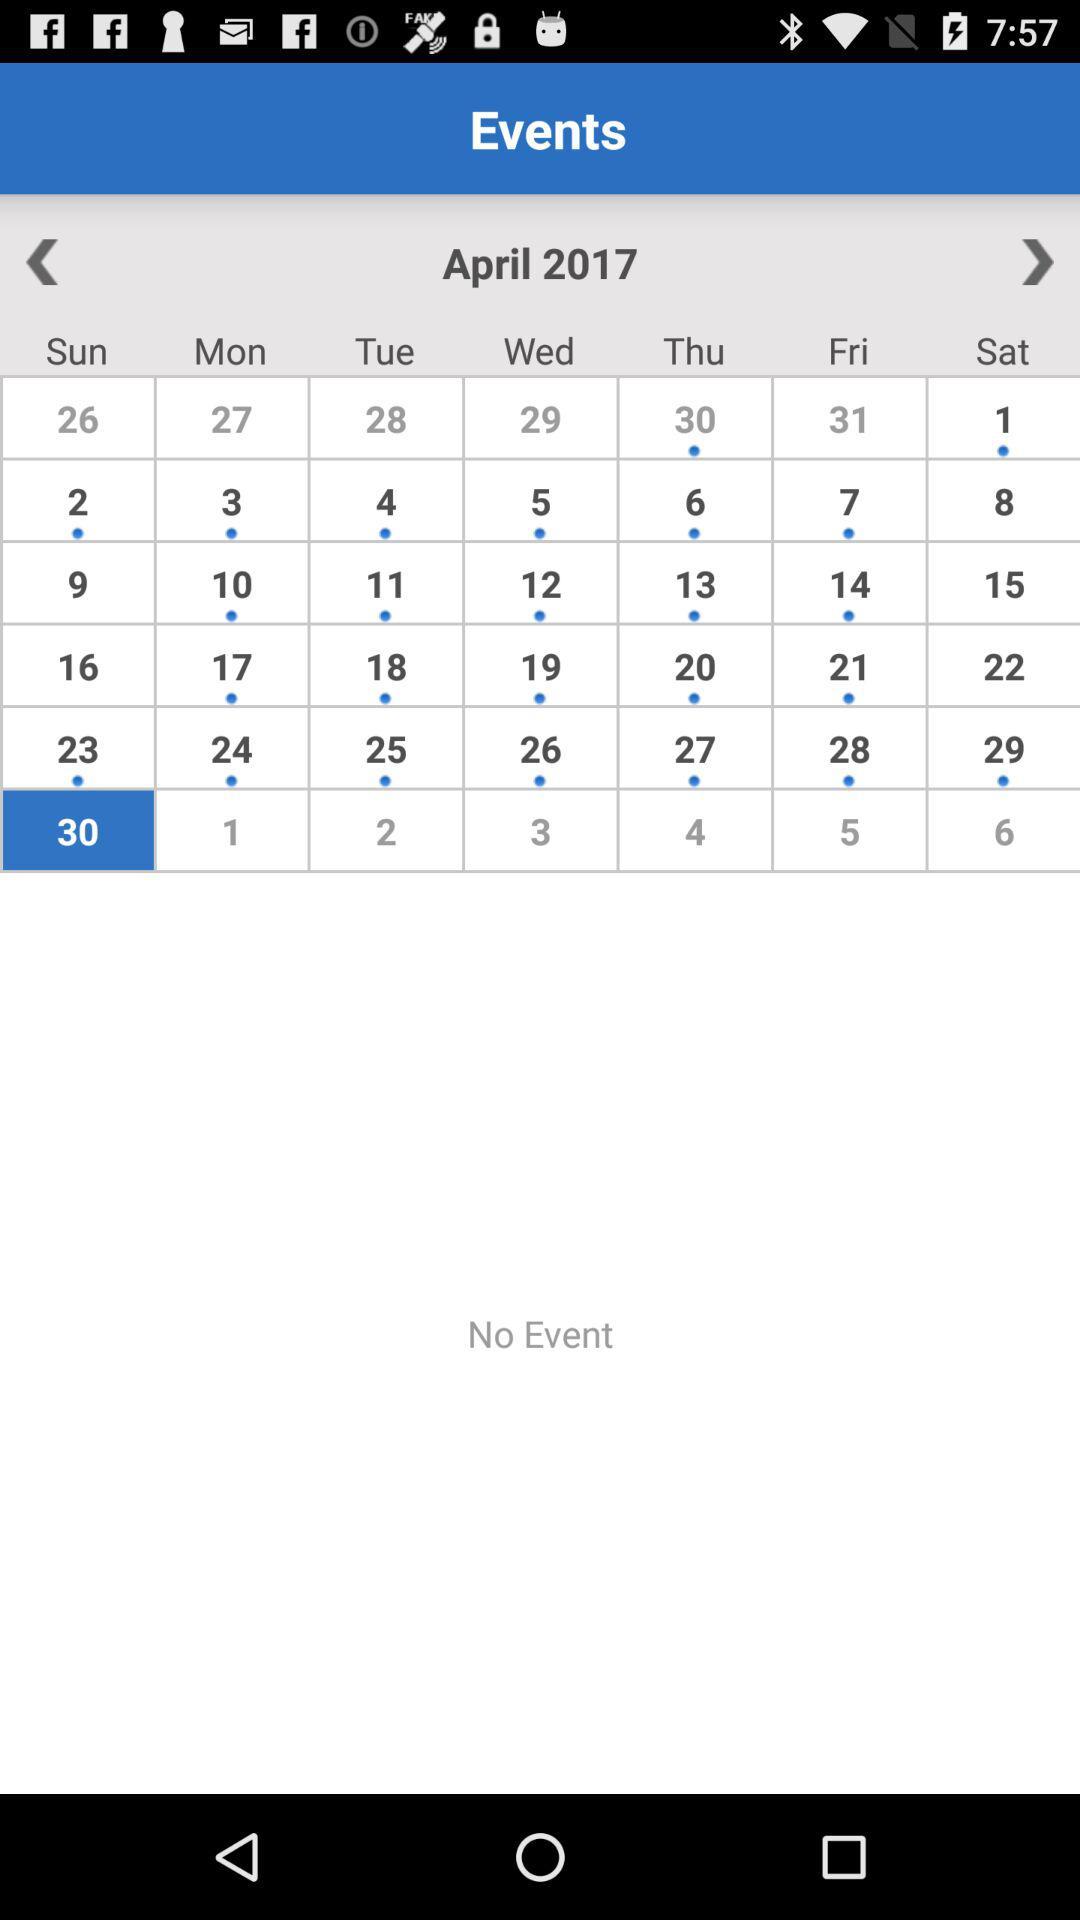  Describe the element at coordinates (386, 581) in the screenshot. I see `the 11 icon` at that location.